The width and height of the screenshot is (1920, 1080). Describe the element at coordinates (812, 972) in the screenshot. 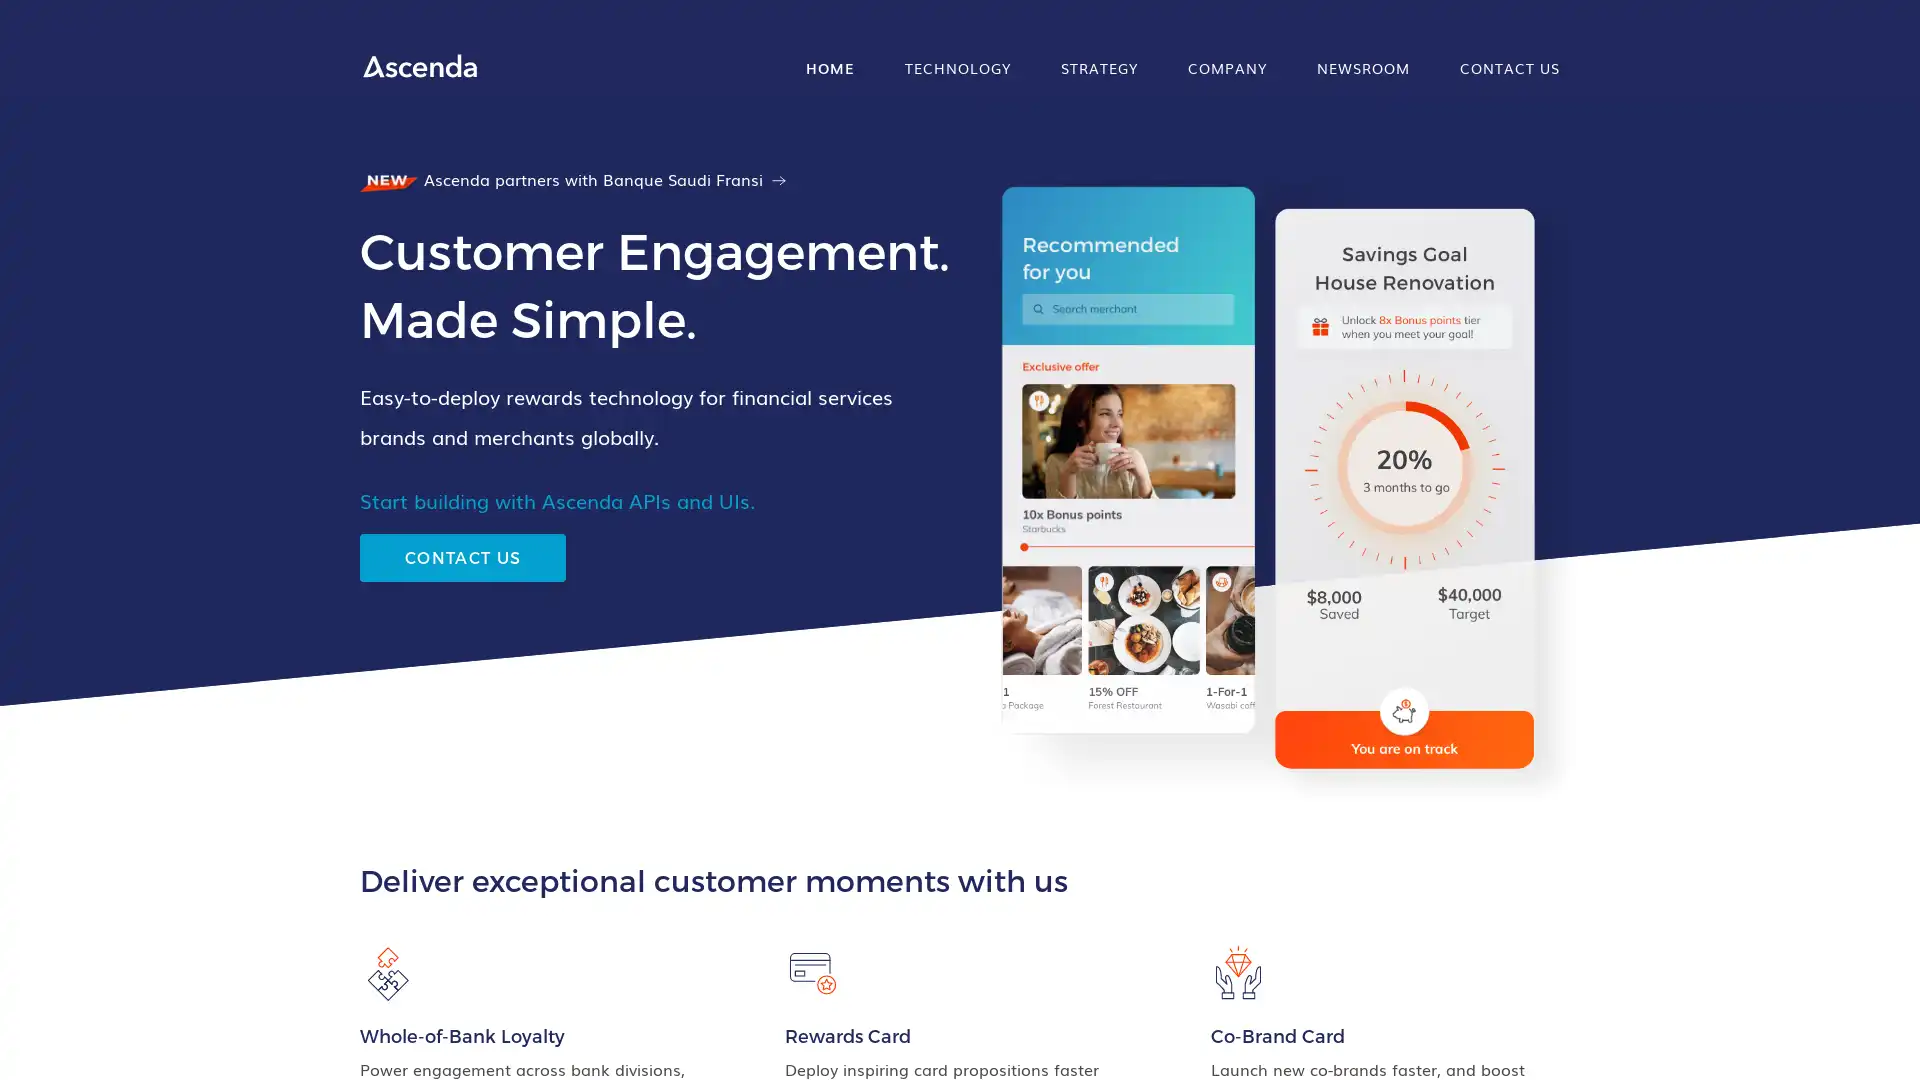

I see `animation` at that location.